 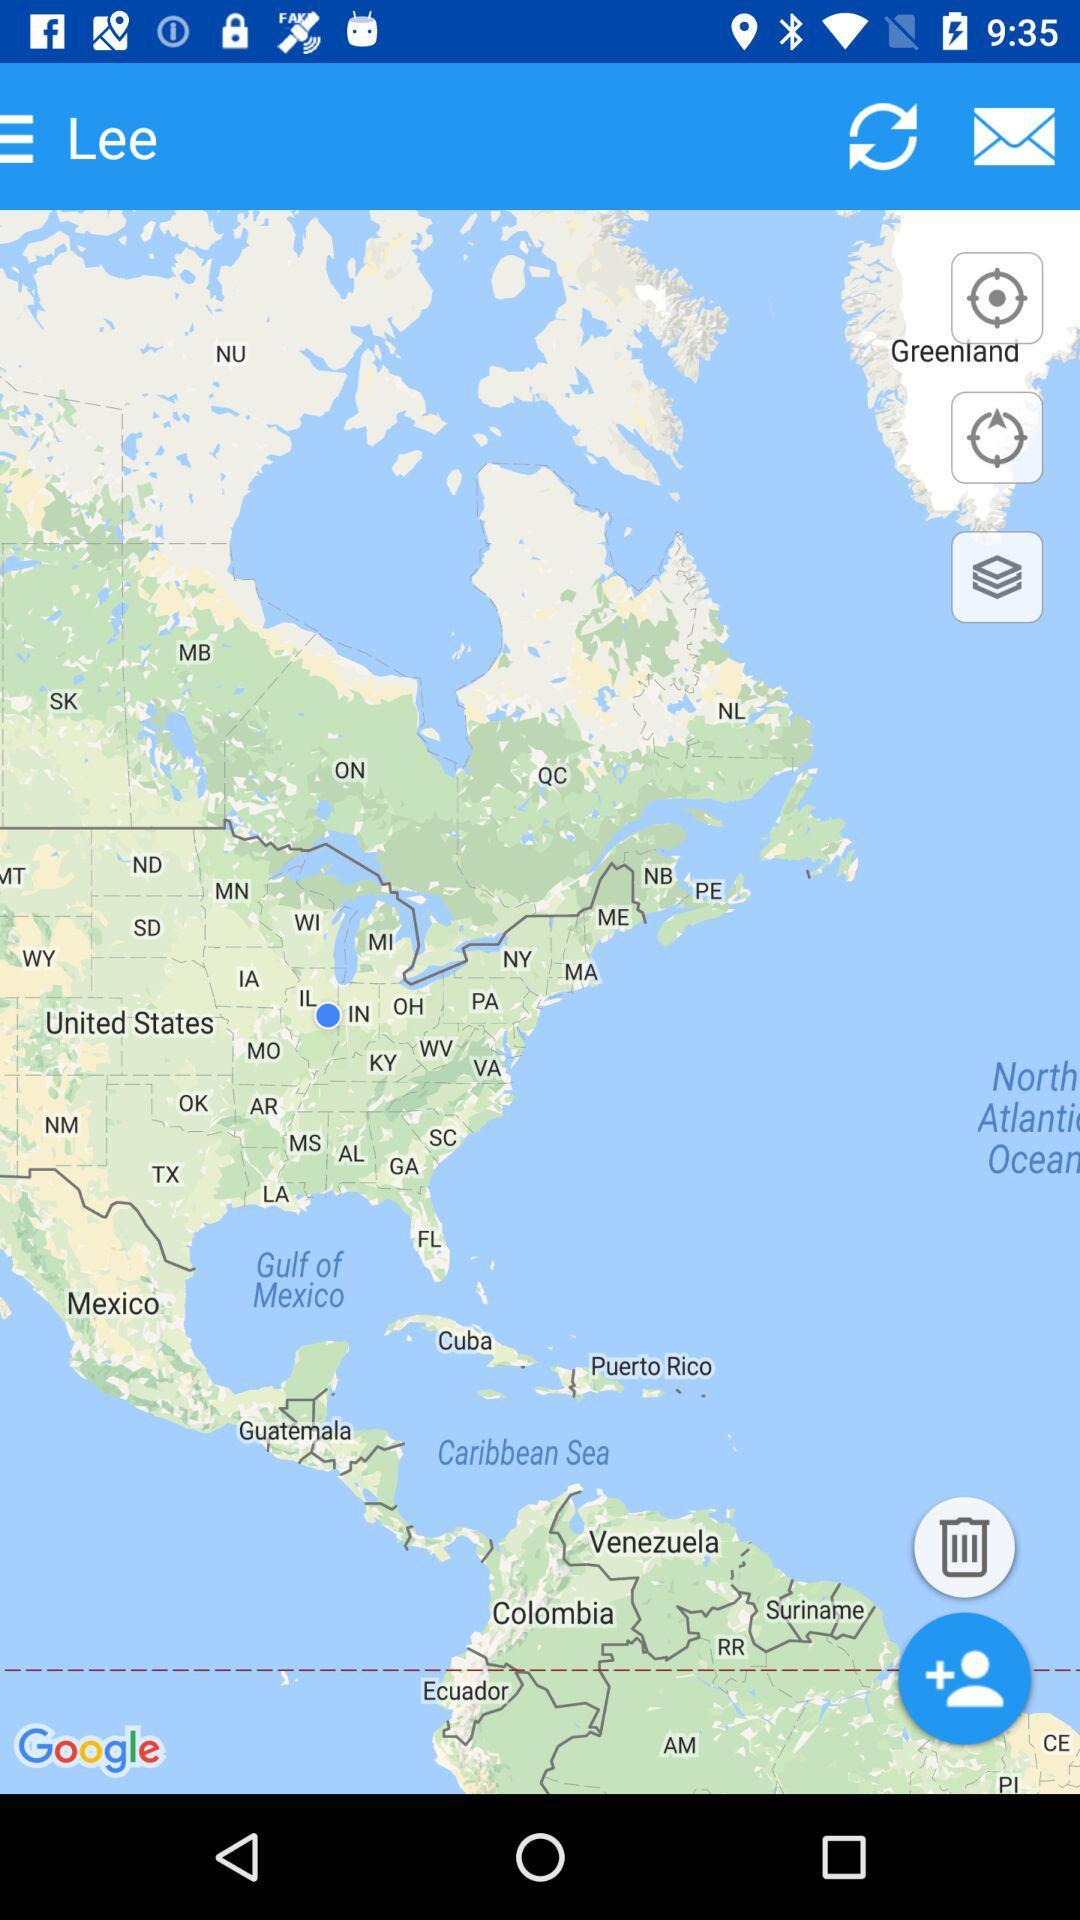 What do you see at coordinates (882, 135) in the screenshot?
I see `the refresh icon` at bounding box center [882, 135].